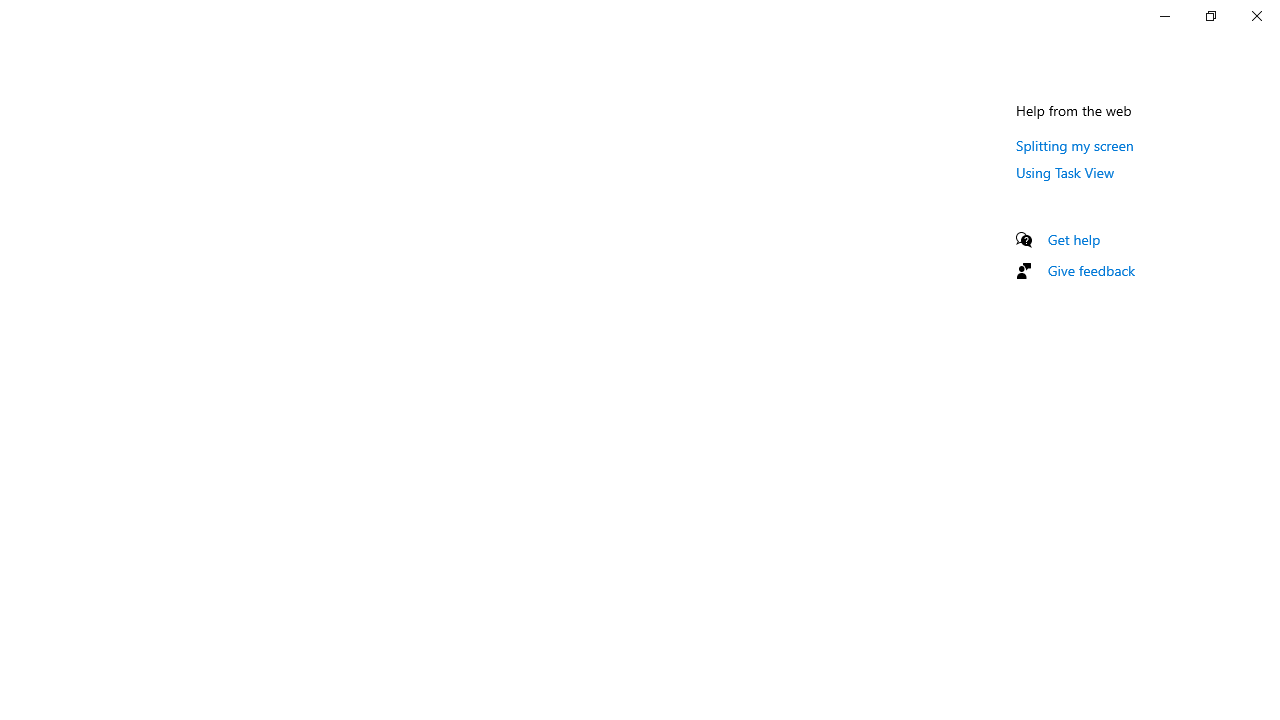 This screenshot has height=720, width=1280. Describe the element at coordinates (1090, 270) in the screenshot. I see `'Give feedback'` at that location.